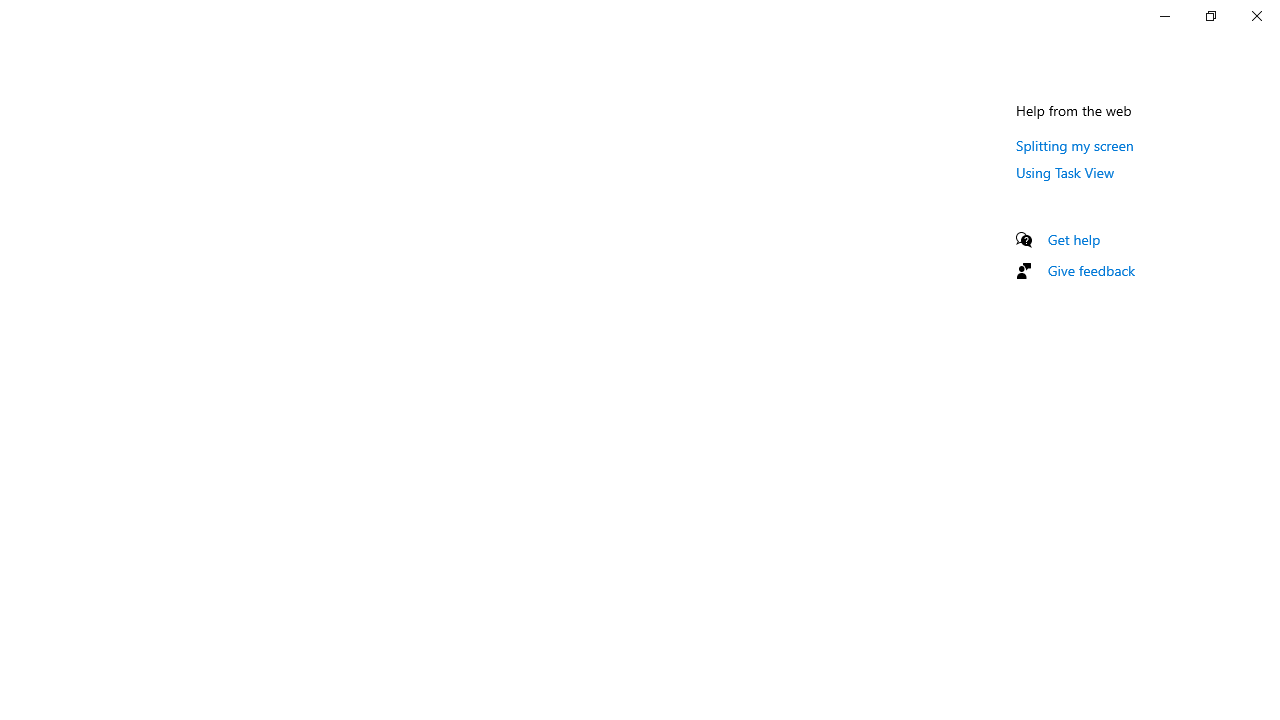 This screenshot has height=720, width=1280. Describe the element at coordinates (1090, 270) in the screenshot. I see `'Give feedback'` at that location.